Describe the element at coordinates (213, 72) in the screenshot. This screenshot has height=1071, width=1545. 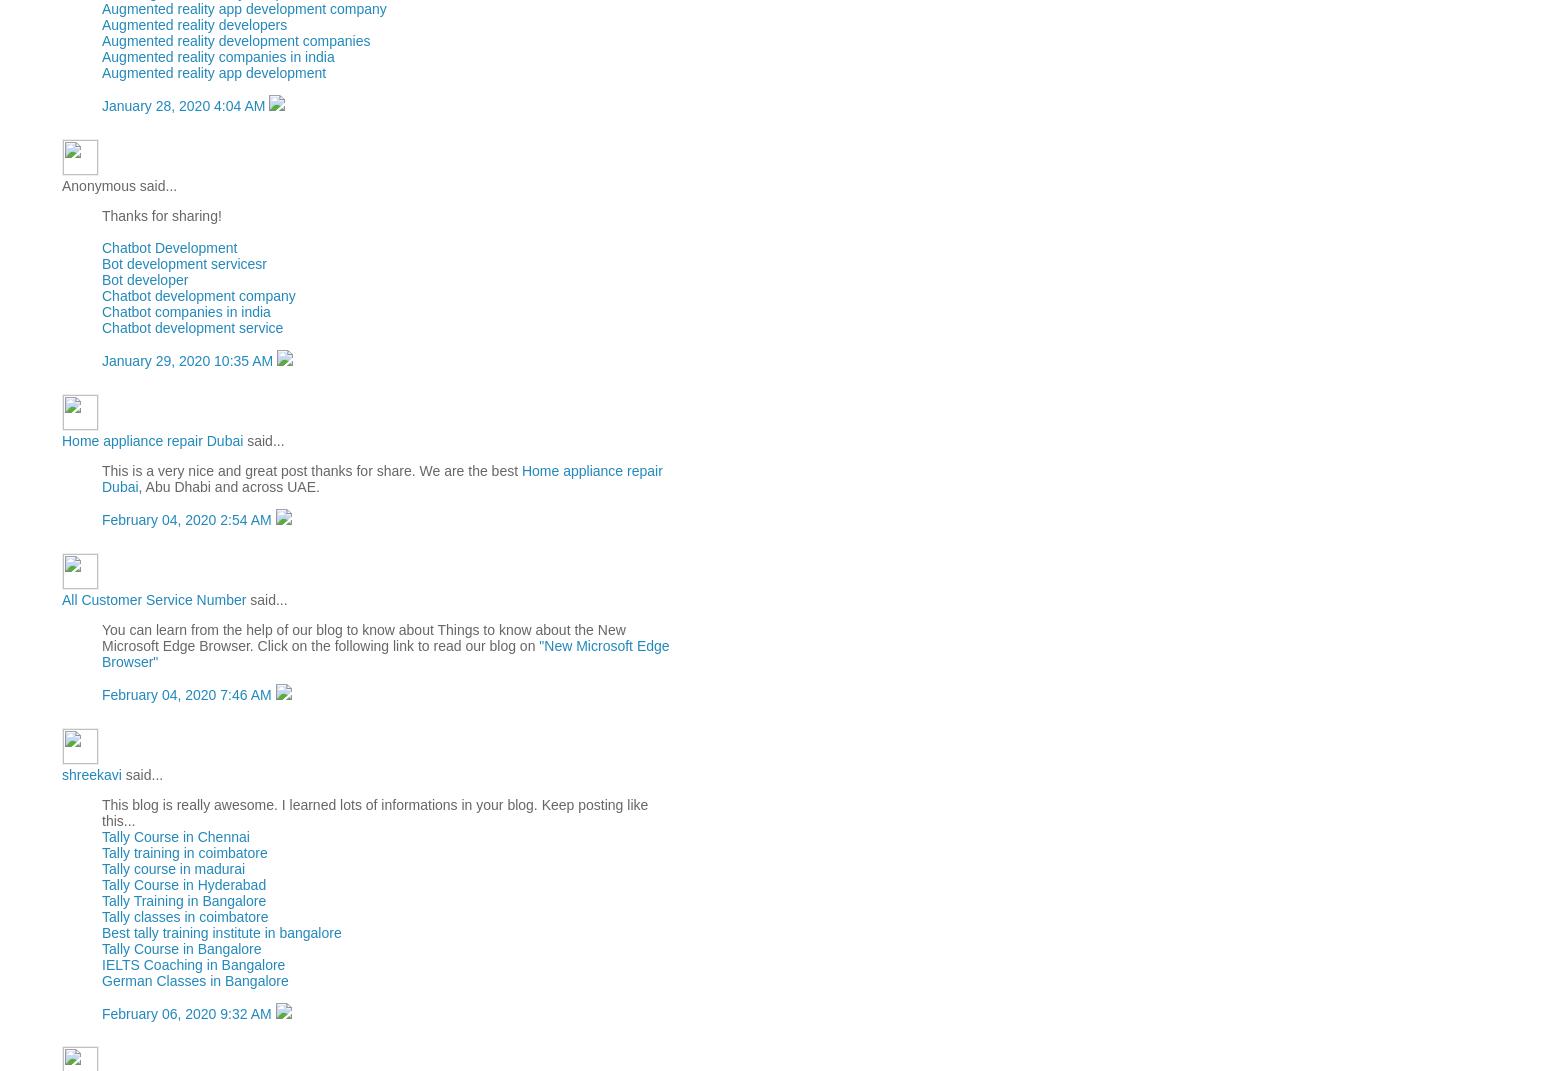
I see `'Augmented reality app development'` at that location.